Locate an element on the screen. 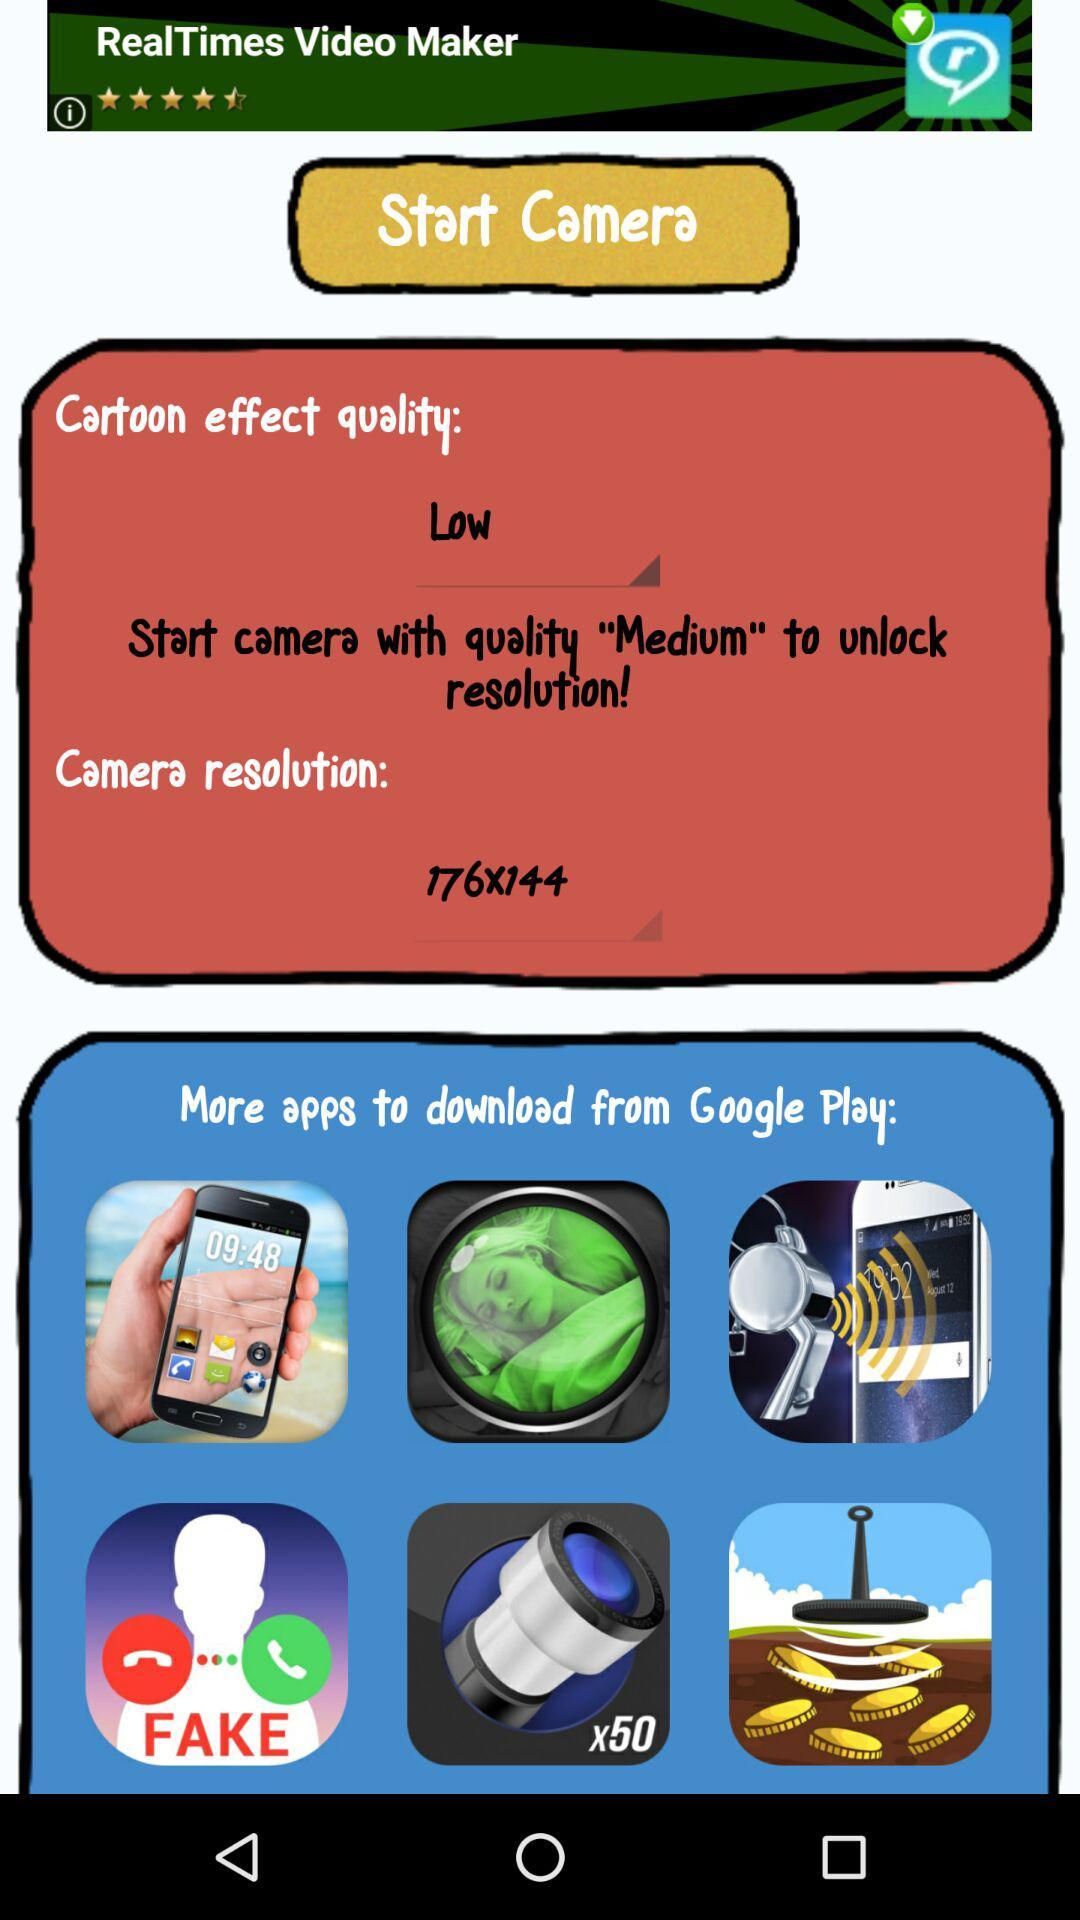  download whistle app is located at coordinates (859, 1311).